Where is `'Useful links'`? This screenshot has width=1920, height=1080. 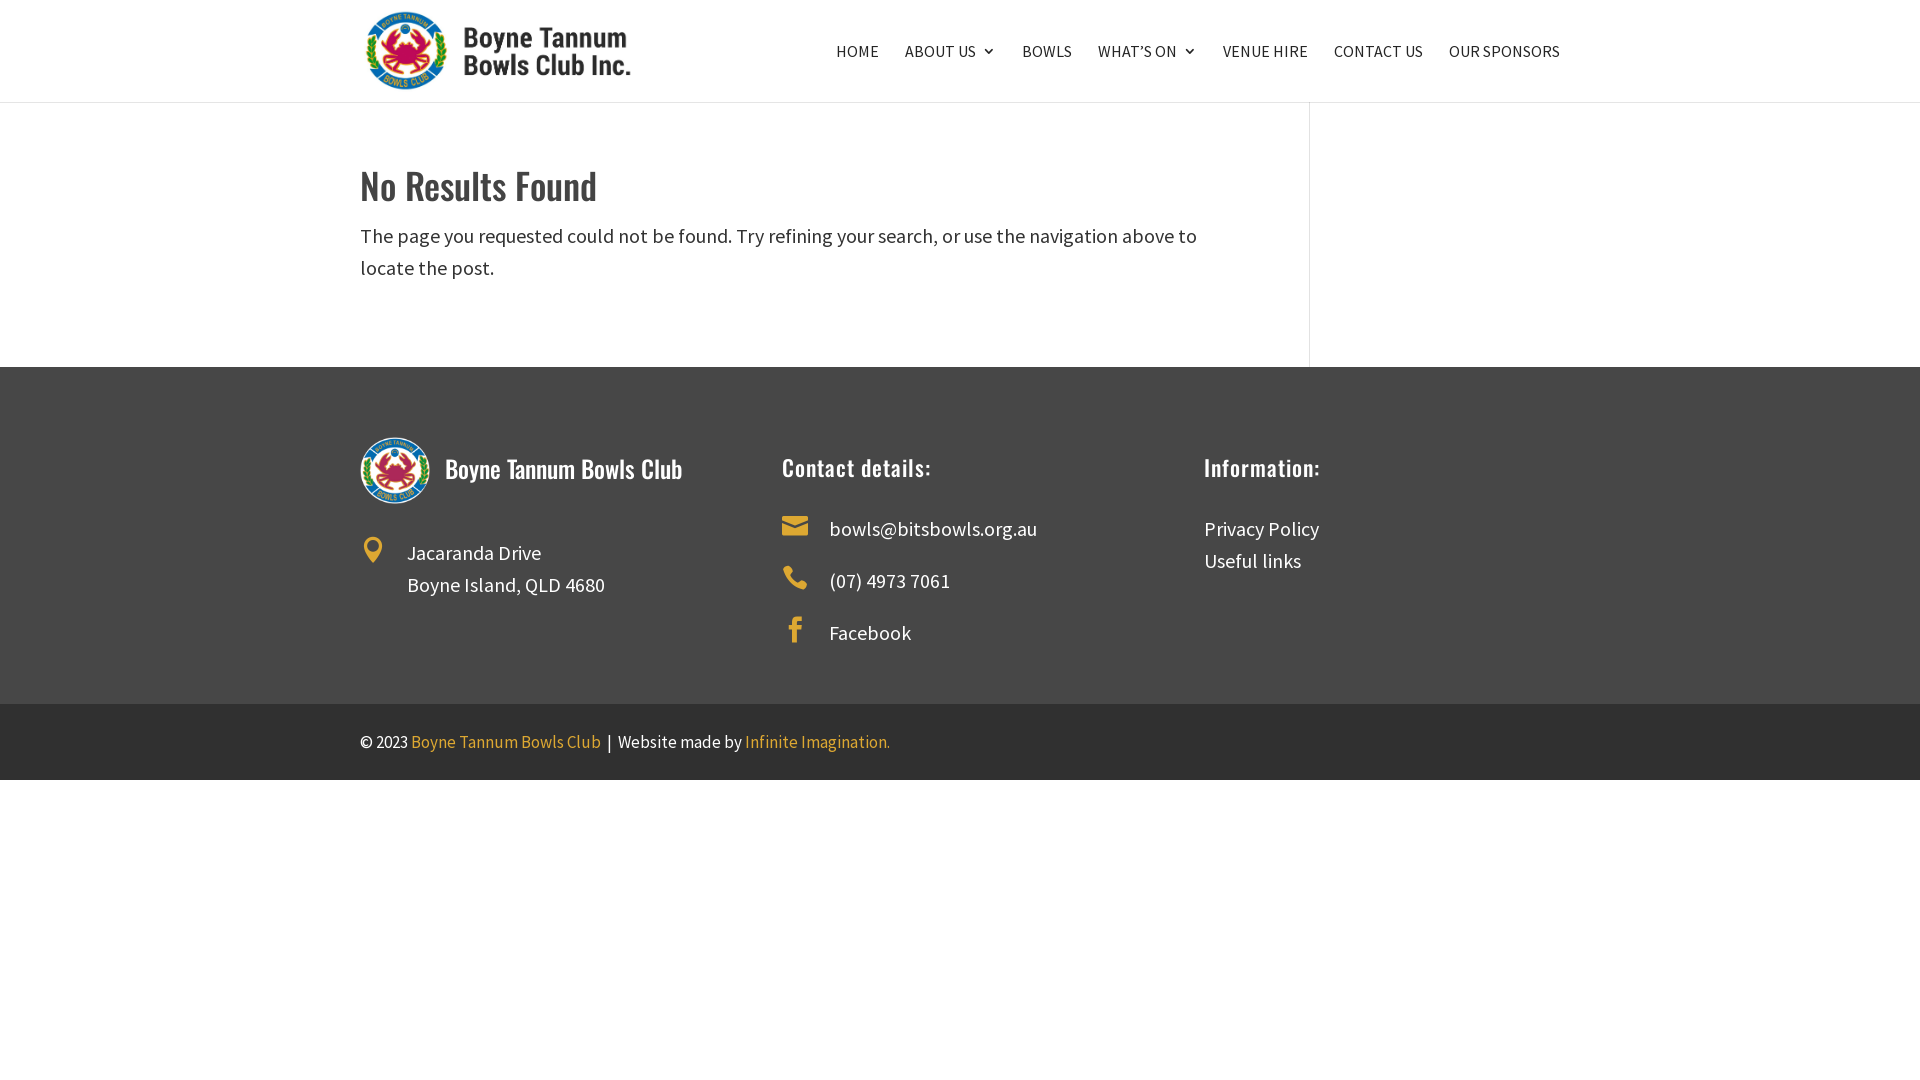 'Useful links' is located at coordinates (1203, 560).